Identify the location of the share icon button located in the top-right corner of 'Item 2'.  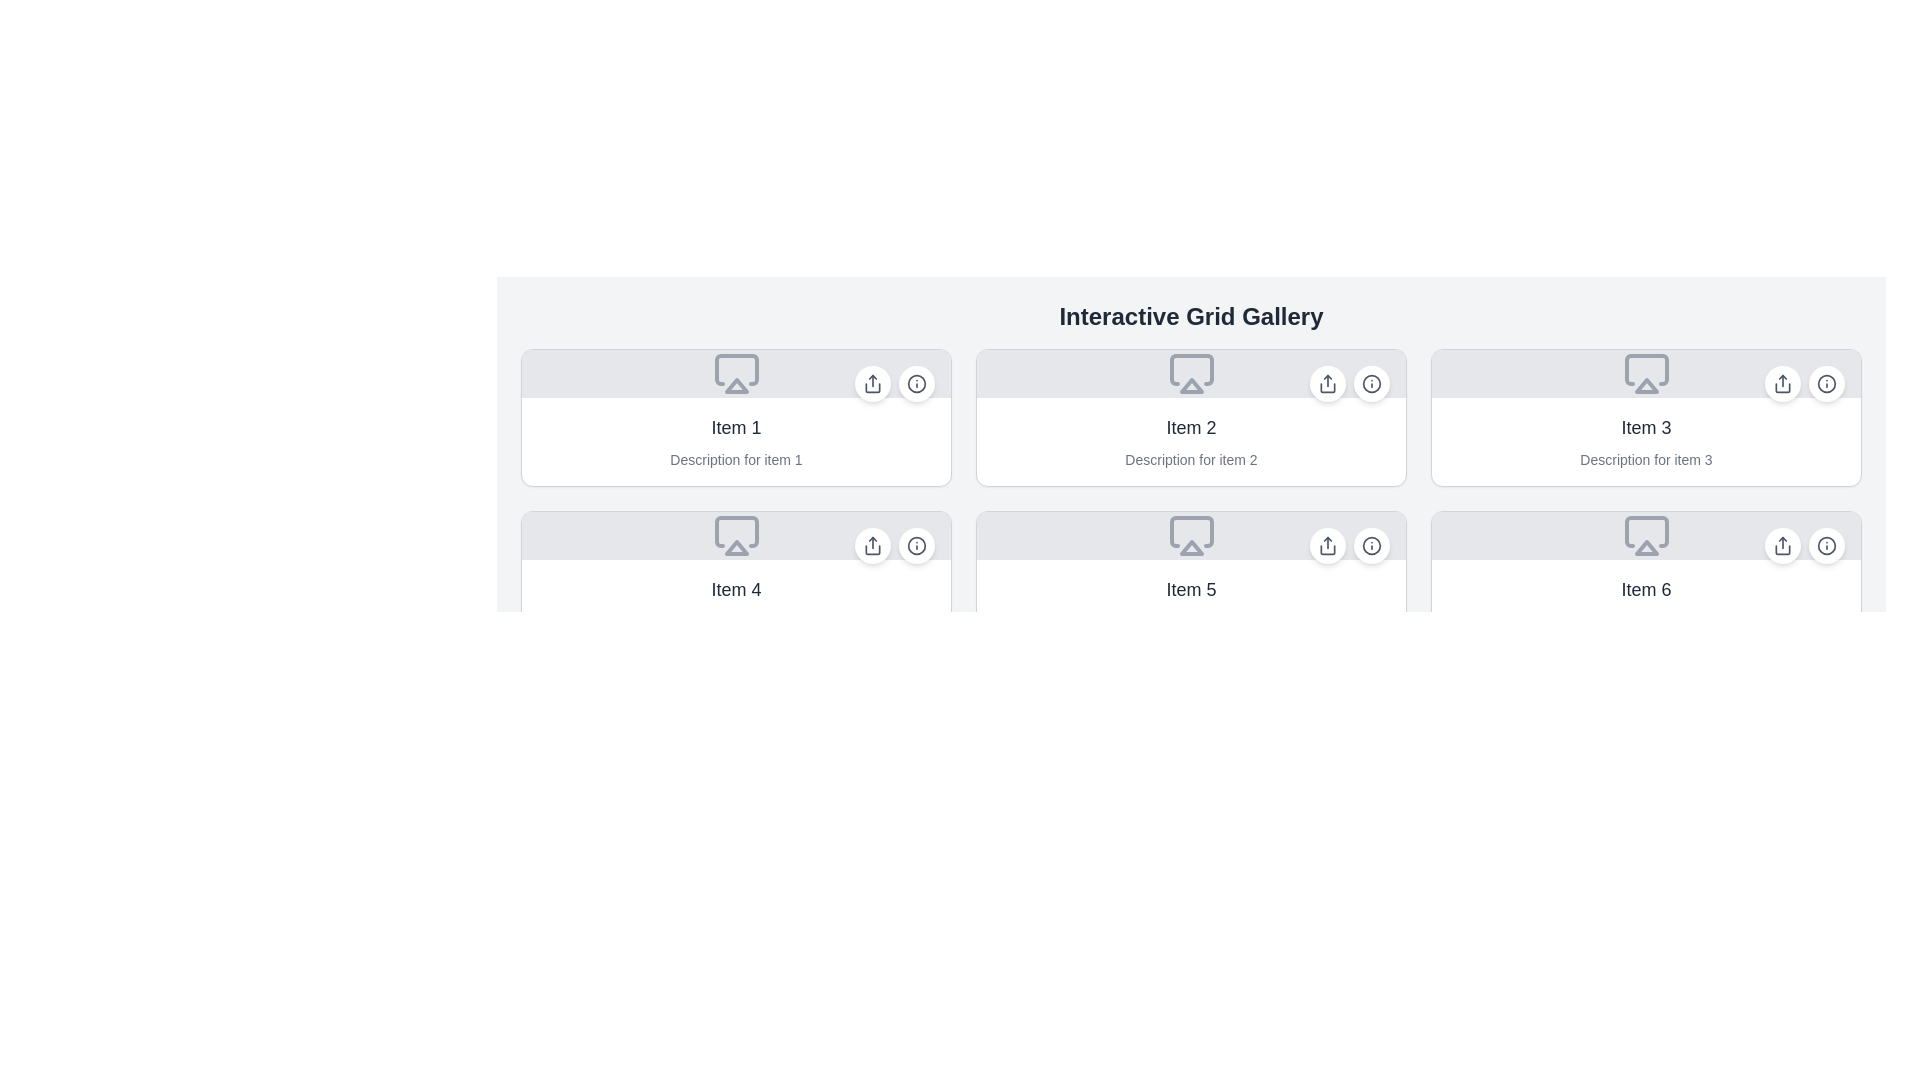
(1328, 384).